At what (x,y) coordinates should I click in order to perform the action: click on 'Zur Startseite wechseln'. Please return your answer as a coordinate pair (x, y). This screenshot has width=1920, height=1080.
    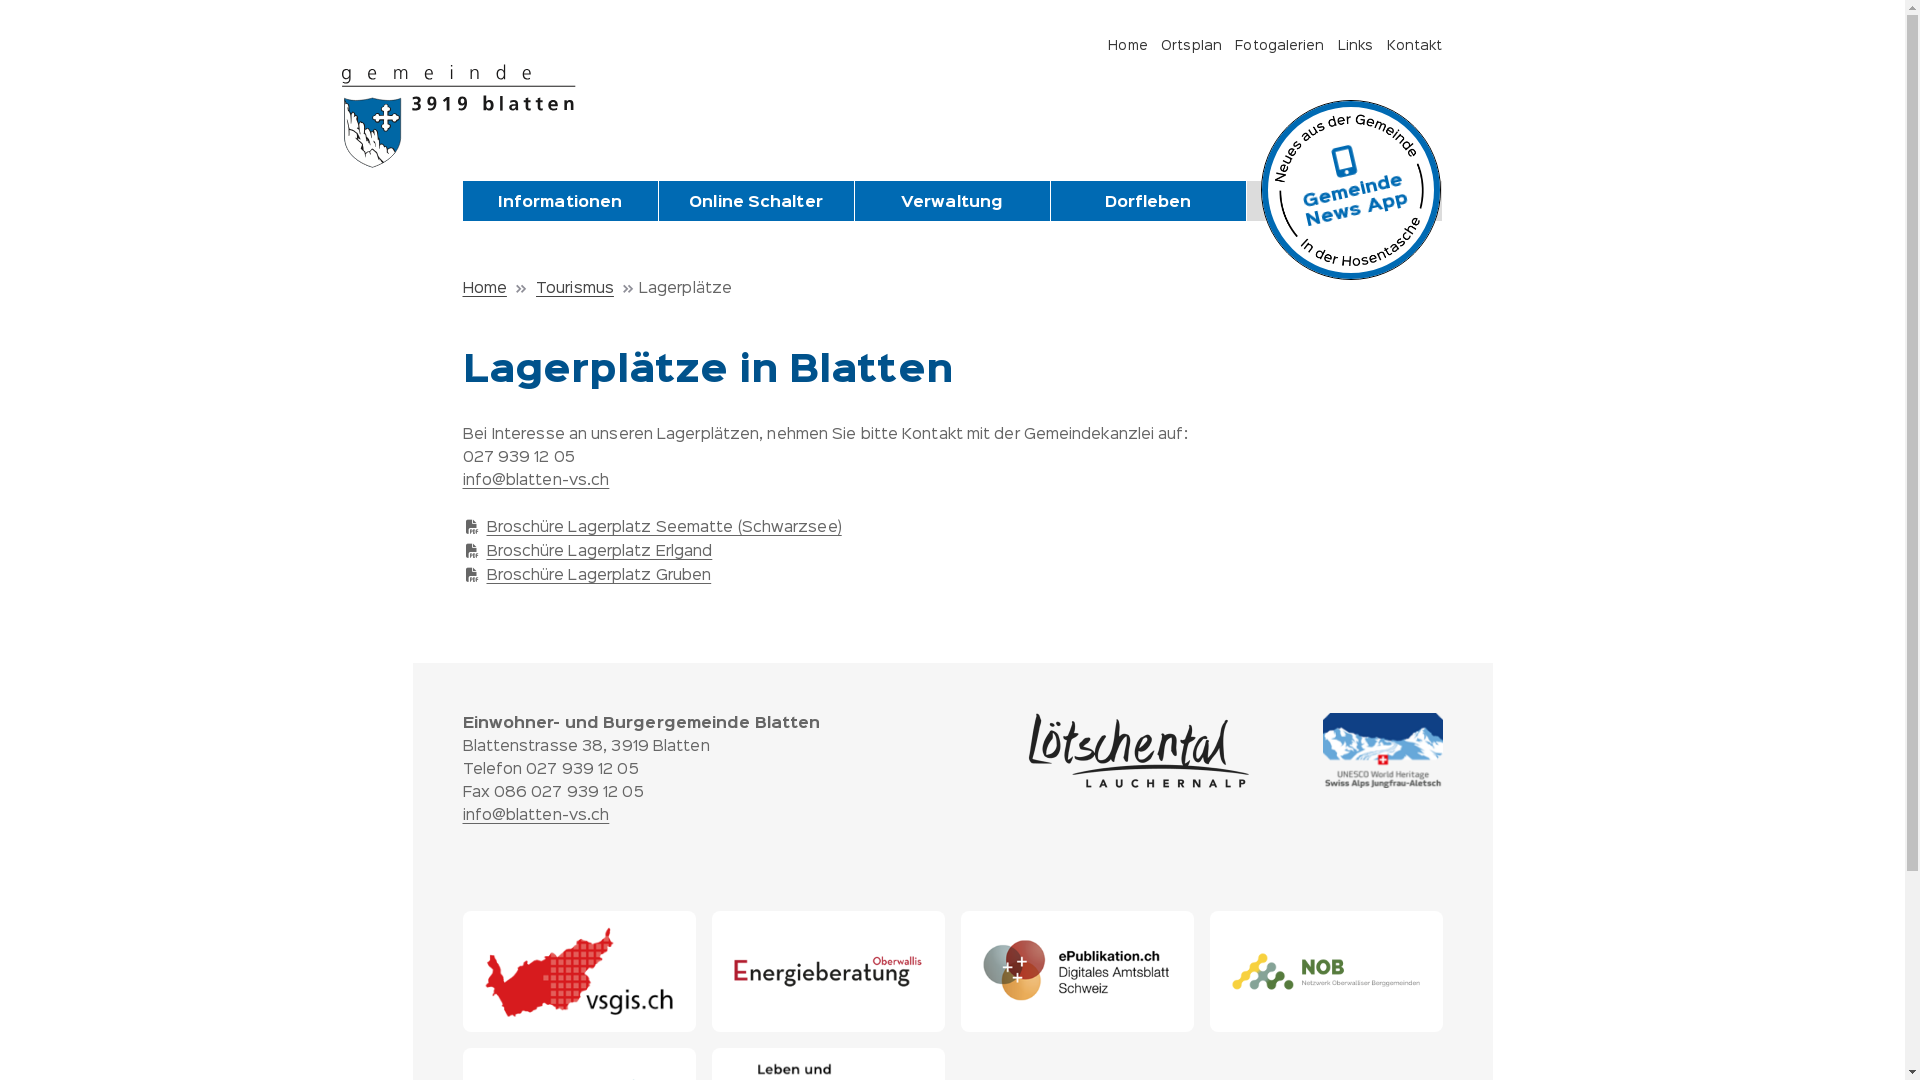
    Looking at the image, I should click on (466, 115).